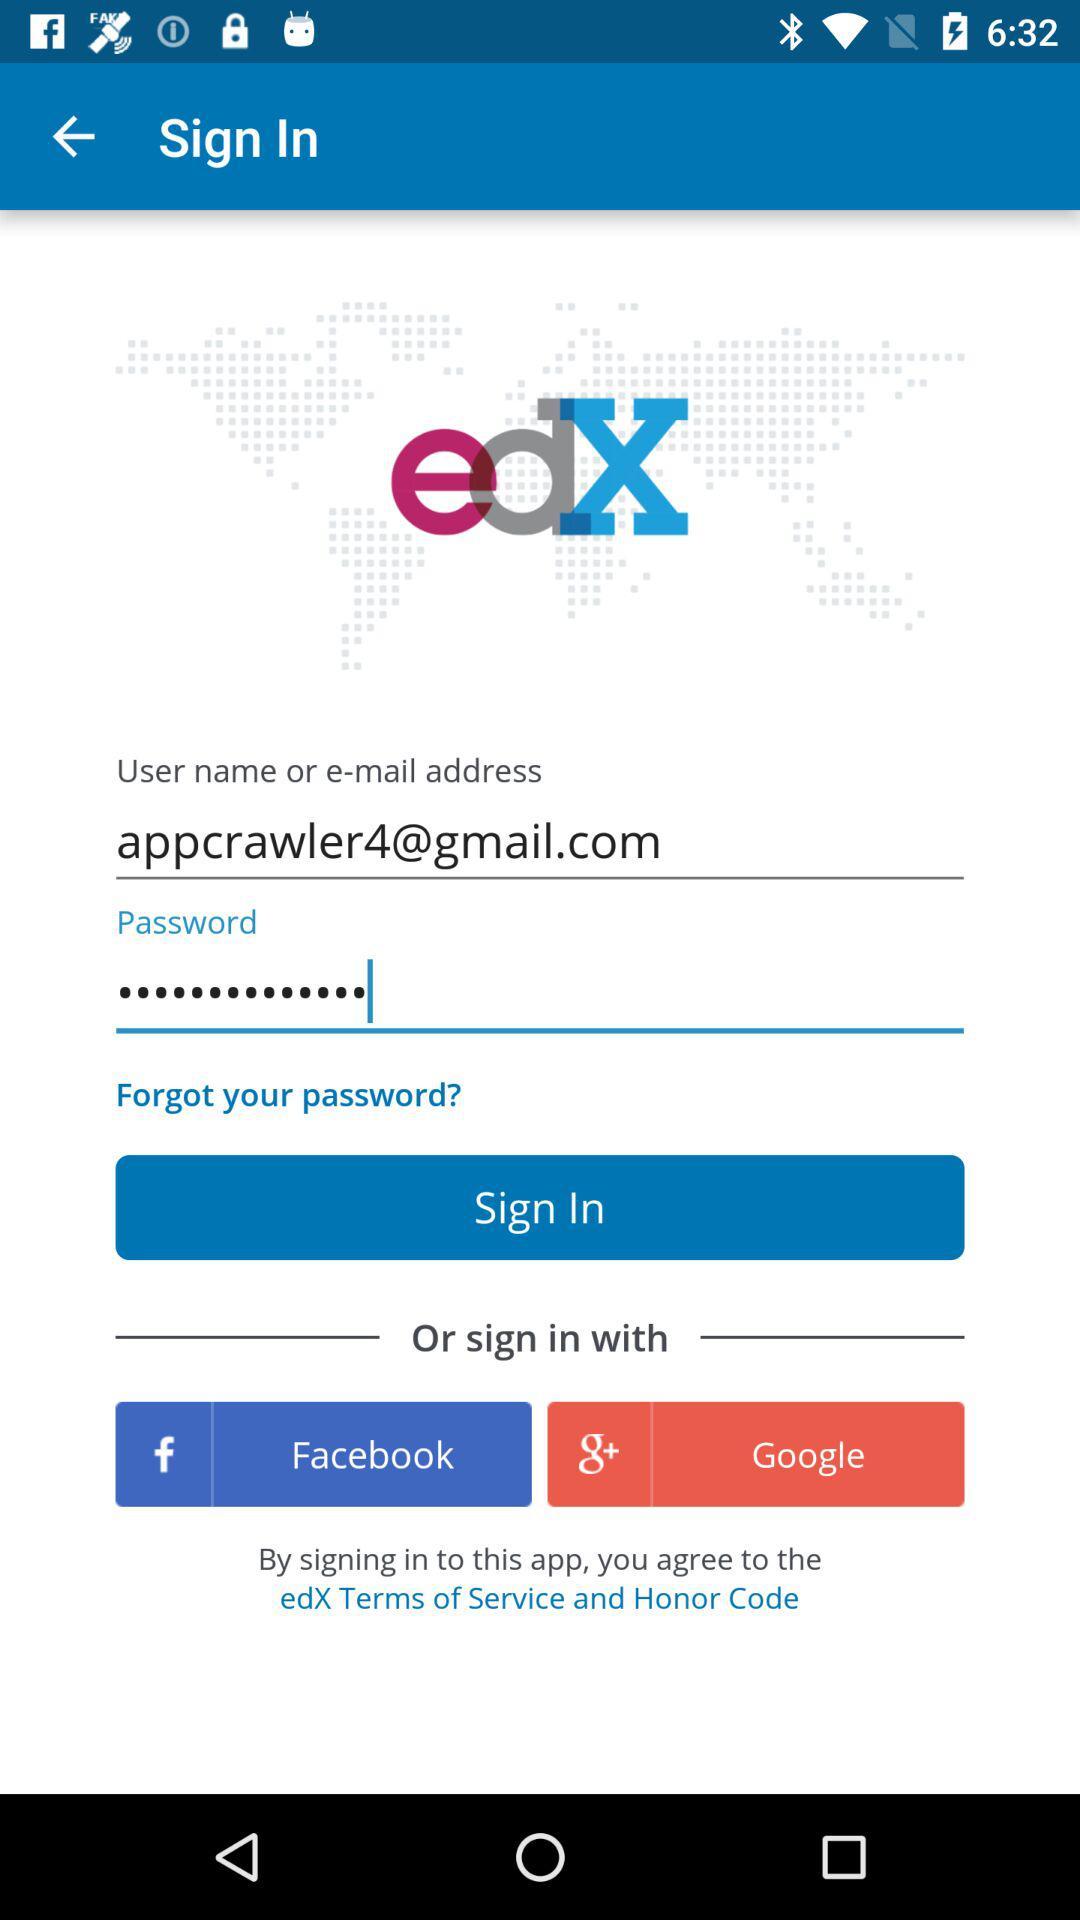 The width and height of the screenshot is (1080, 1920). I want to click on the forgot your password?, so click(288, 1092).